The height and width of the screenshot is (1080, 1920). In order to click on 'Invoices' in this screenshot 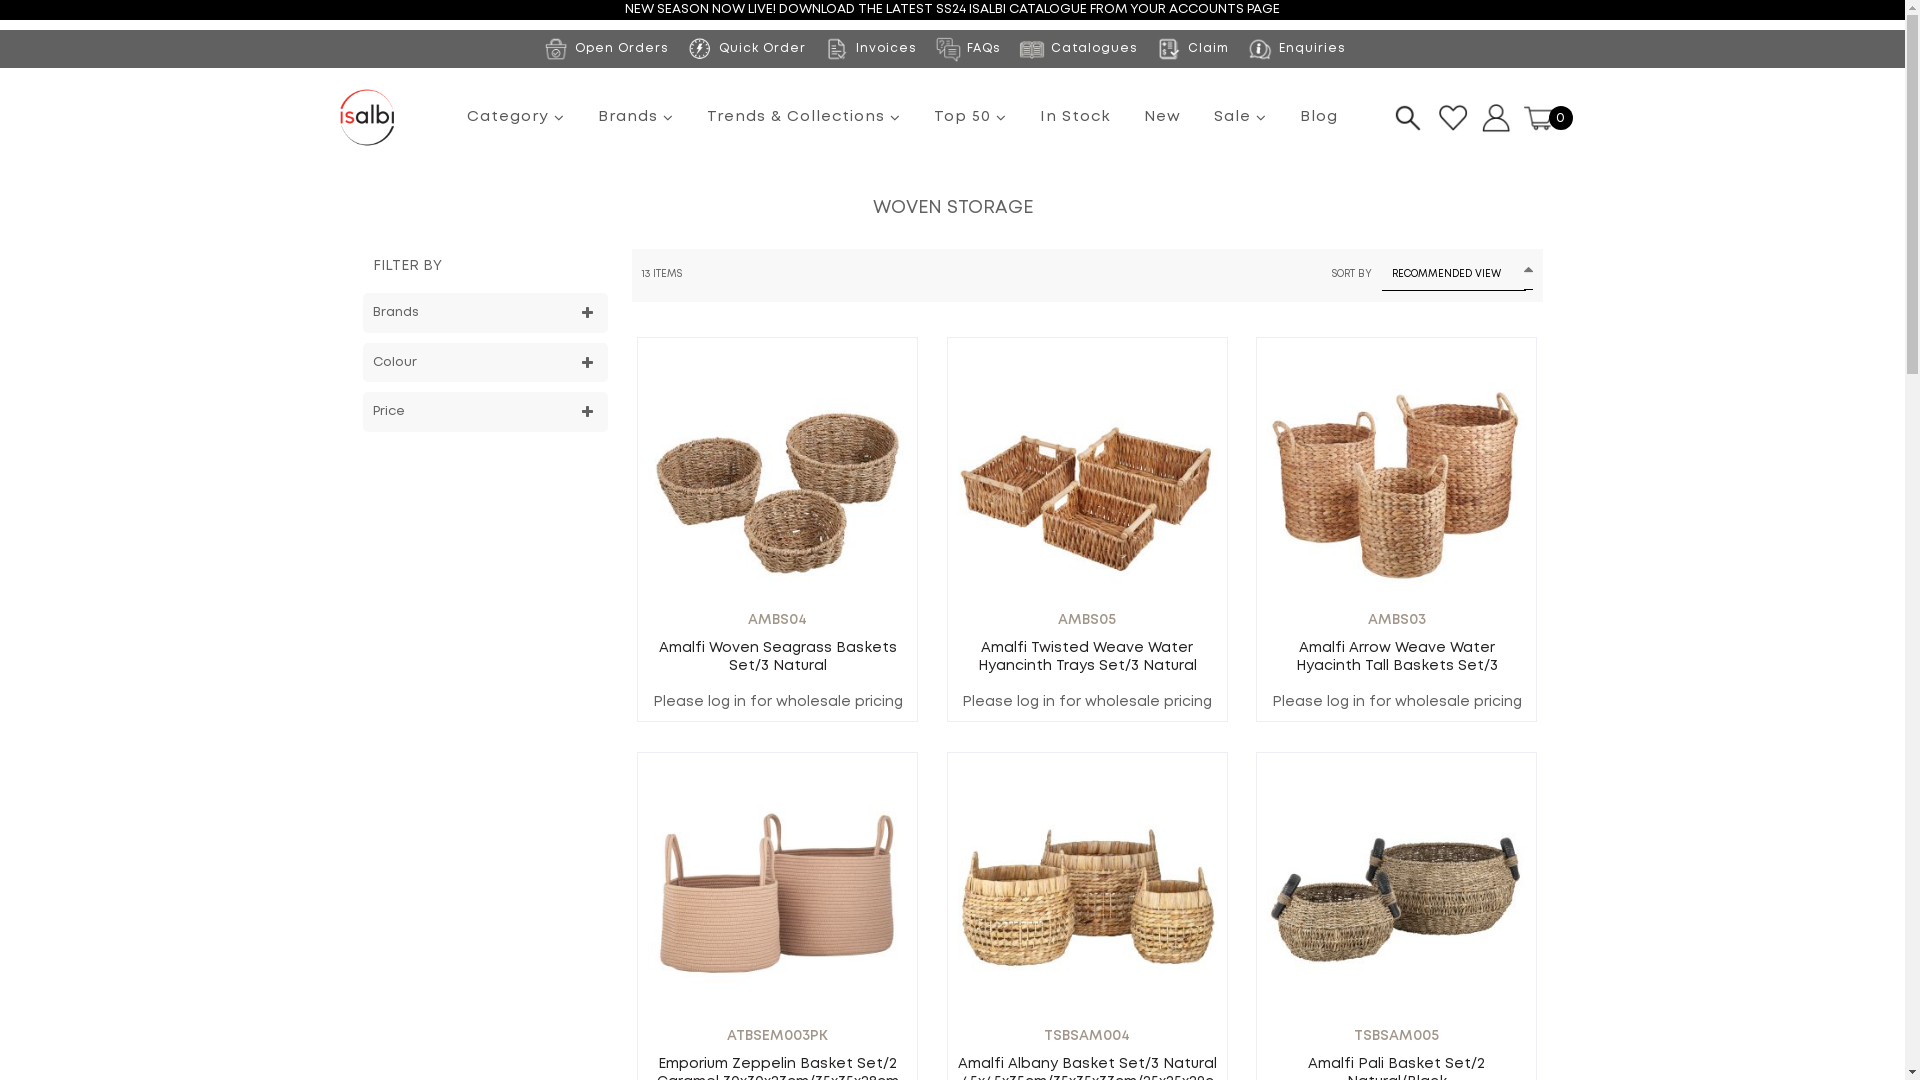, I will do `click(869, 46)`.